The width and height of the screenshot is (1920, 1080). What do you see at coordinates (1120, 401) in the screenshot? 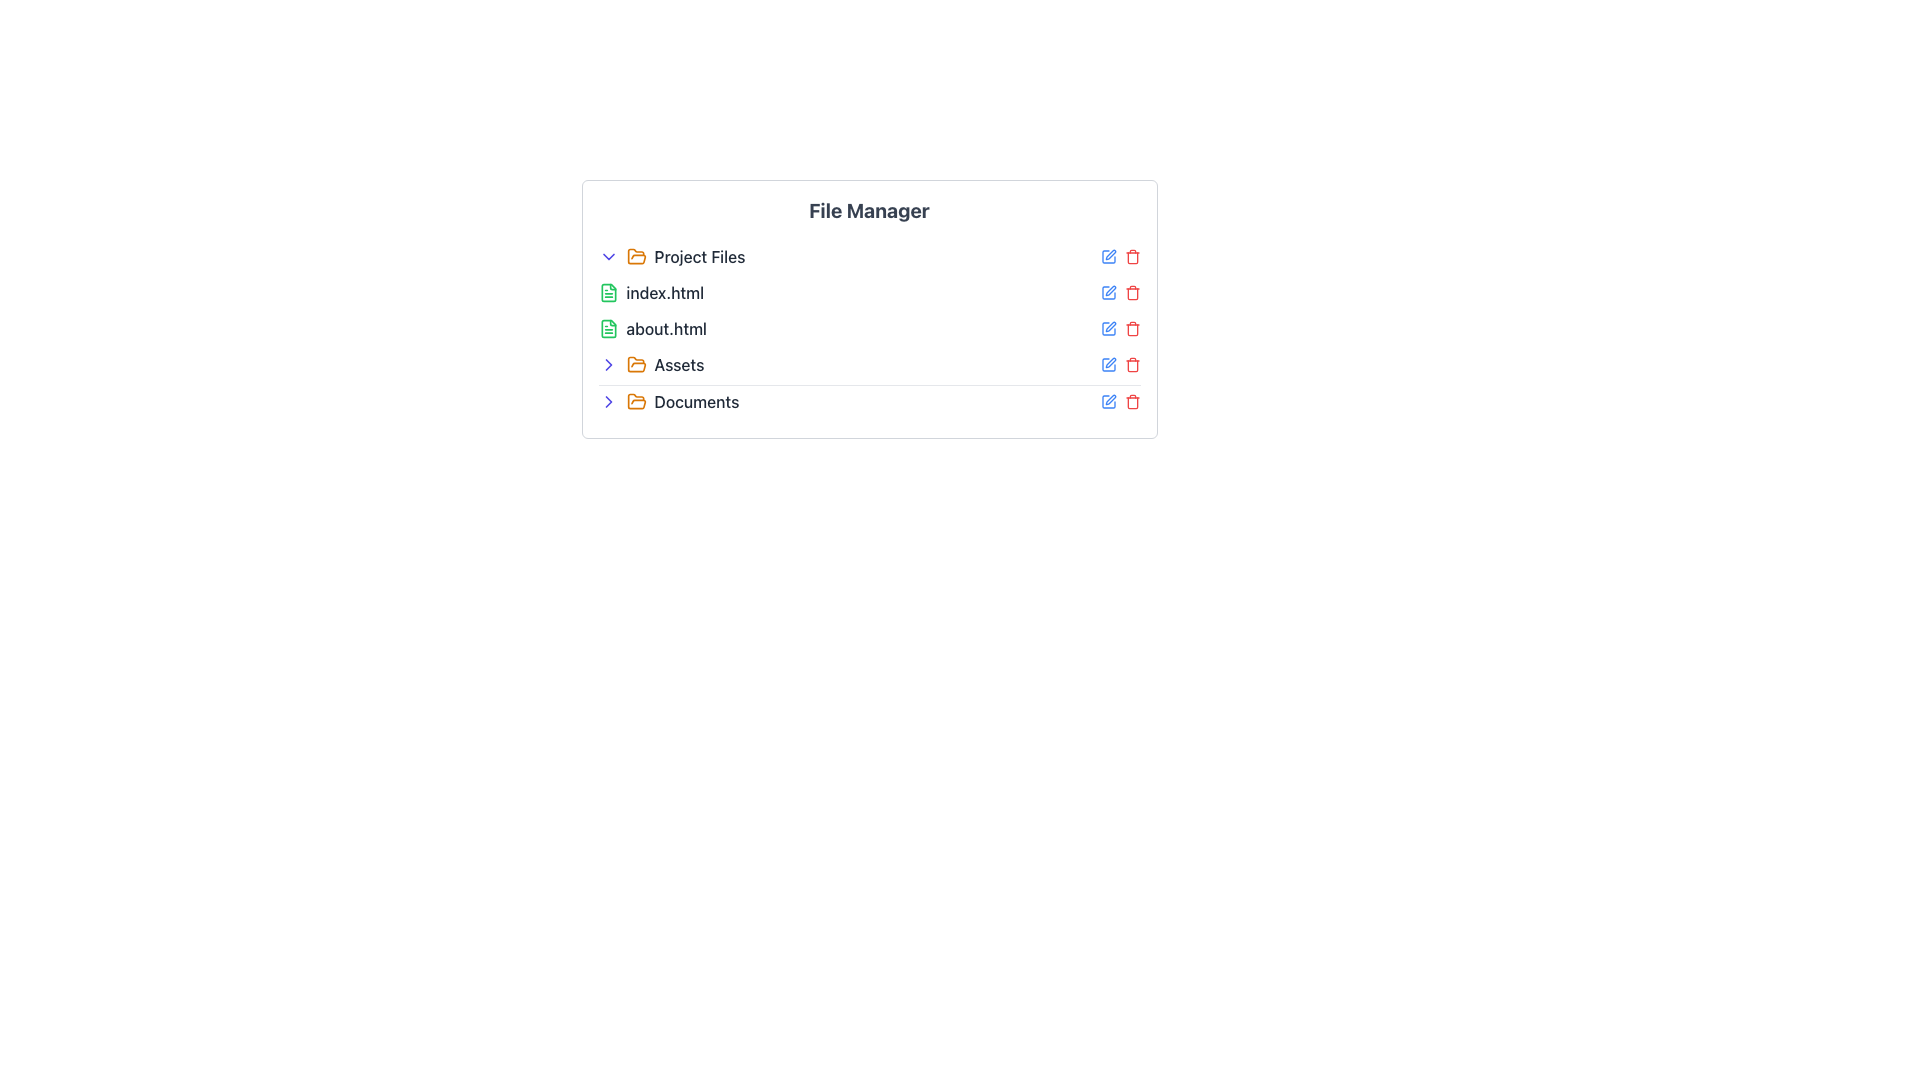
I see `the group of interactive buttons located at the far right of the 'Documents' row in the 'File Manager' interface` at bounding box center [1120, 401].